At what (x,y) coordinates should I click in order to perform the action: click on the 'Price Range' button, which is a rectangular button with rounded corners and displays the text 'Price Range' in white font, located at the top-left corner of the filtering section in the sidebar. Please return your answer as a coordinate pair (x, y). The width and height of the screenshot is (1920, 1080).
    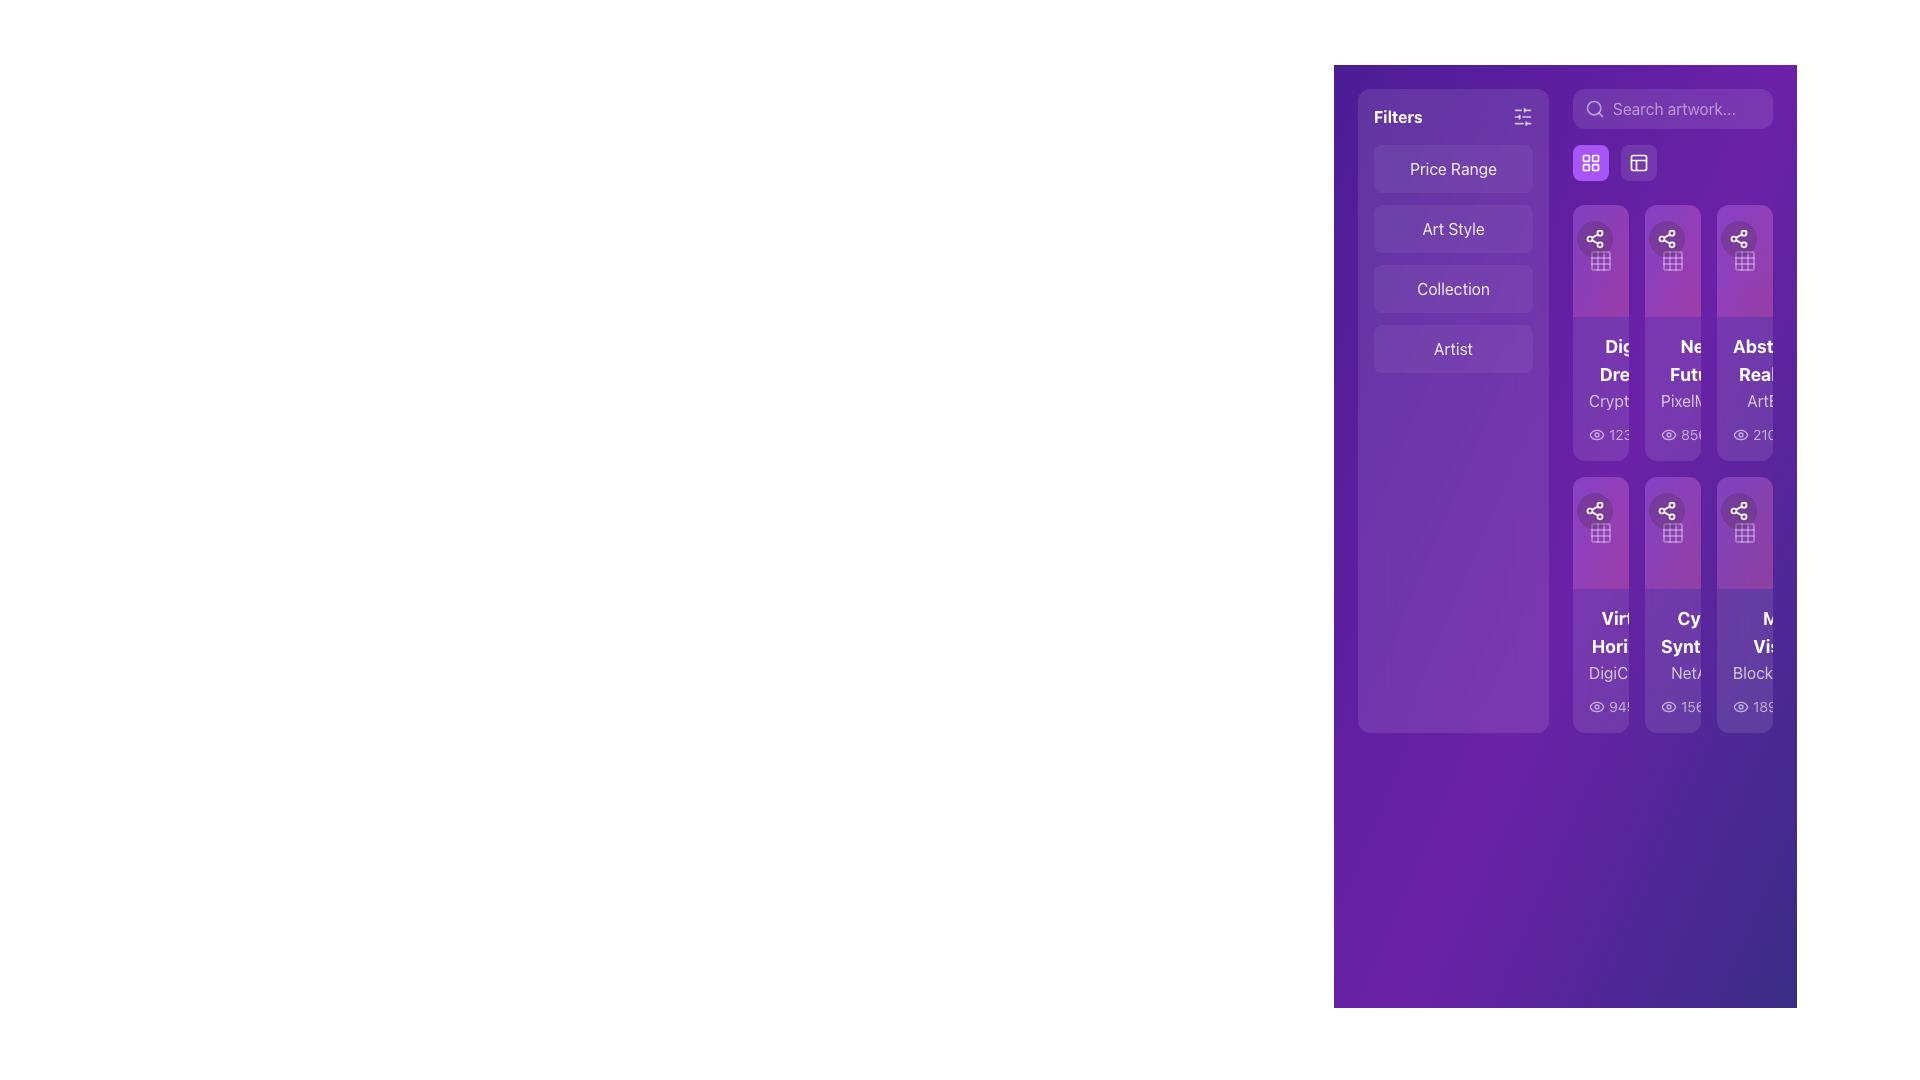
    Looking at the image, I should click on (1453, 168).